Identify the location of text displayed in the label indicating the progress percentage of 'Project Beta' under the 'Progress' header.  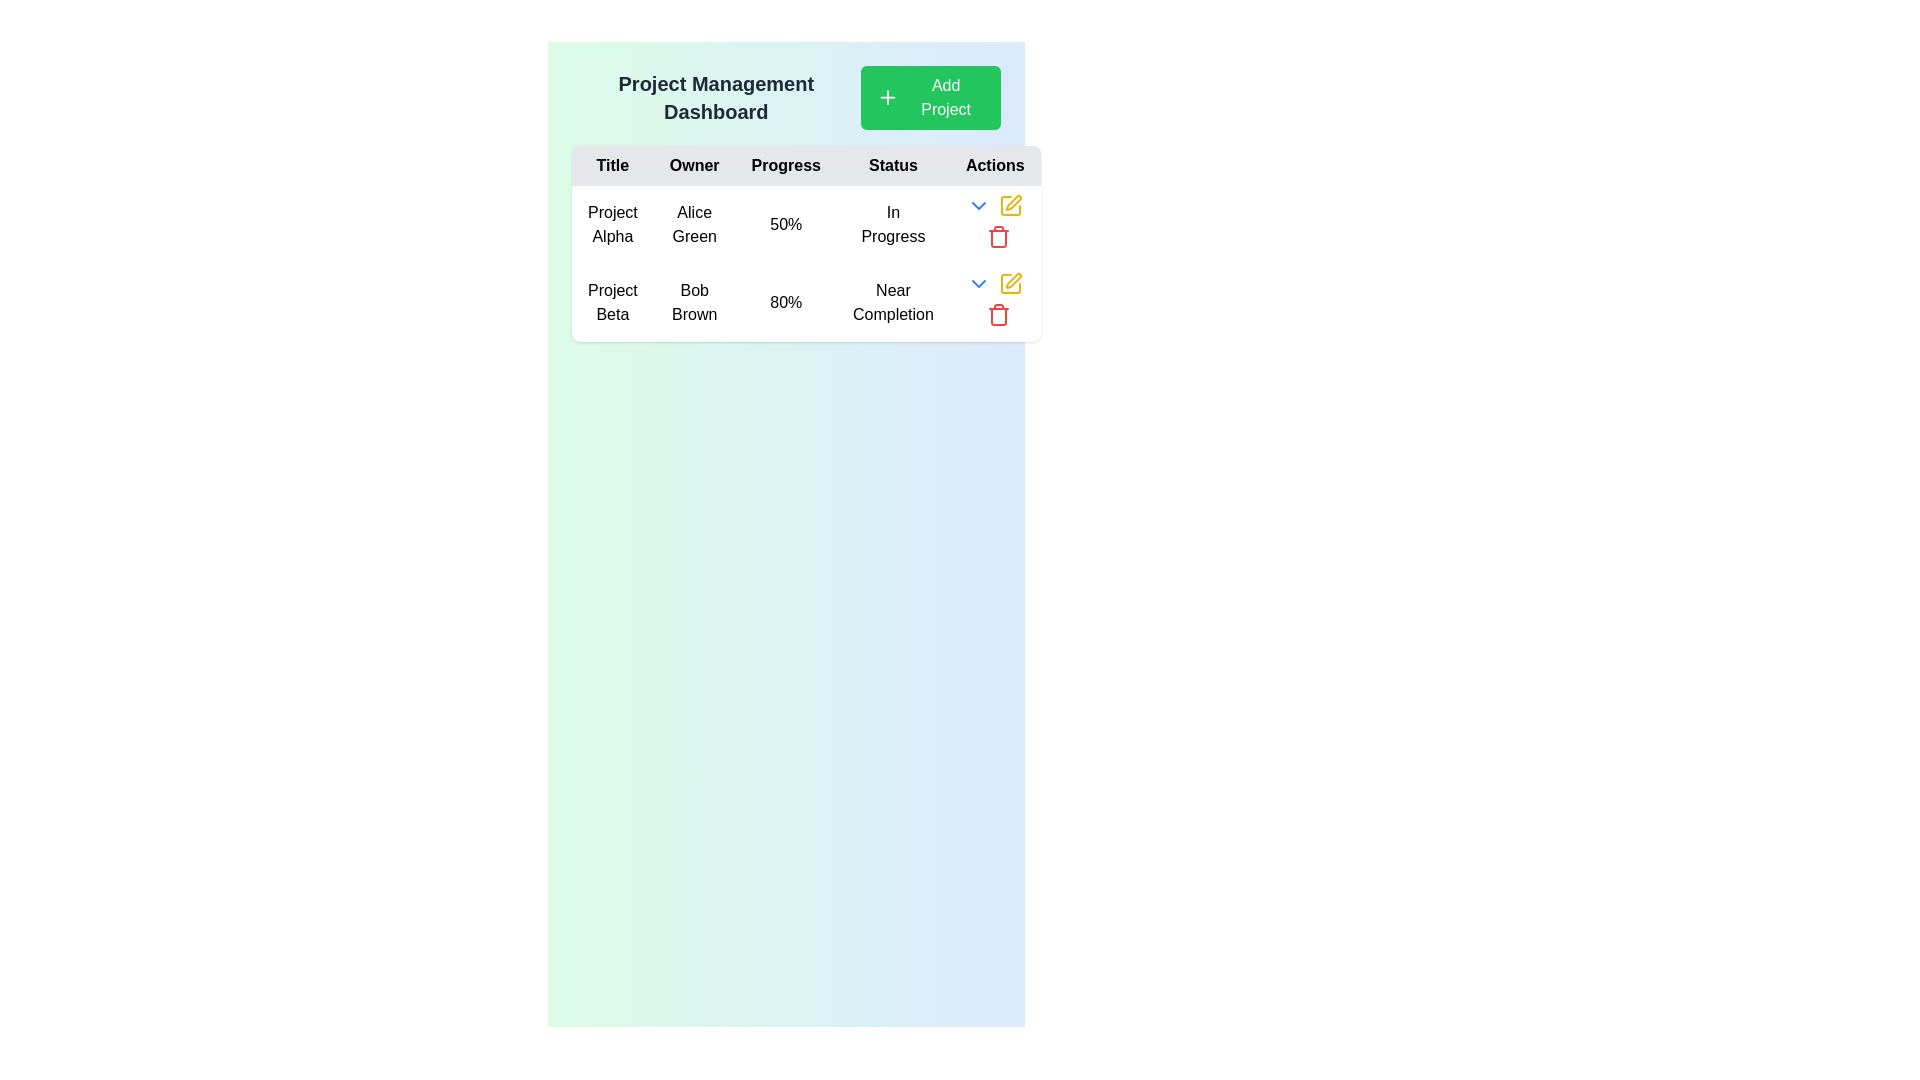
(785, 303).